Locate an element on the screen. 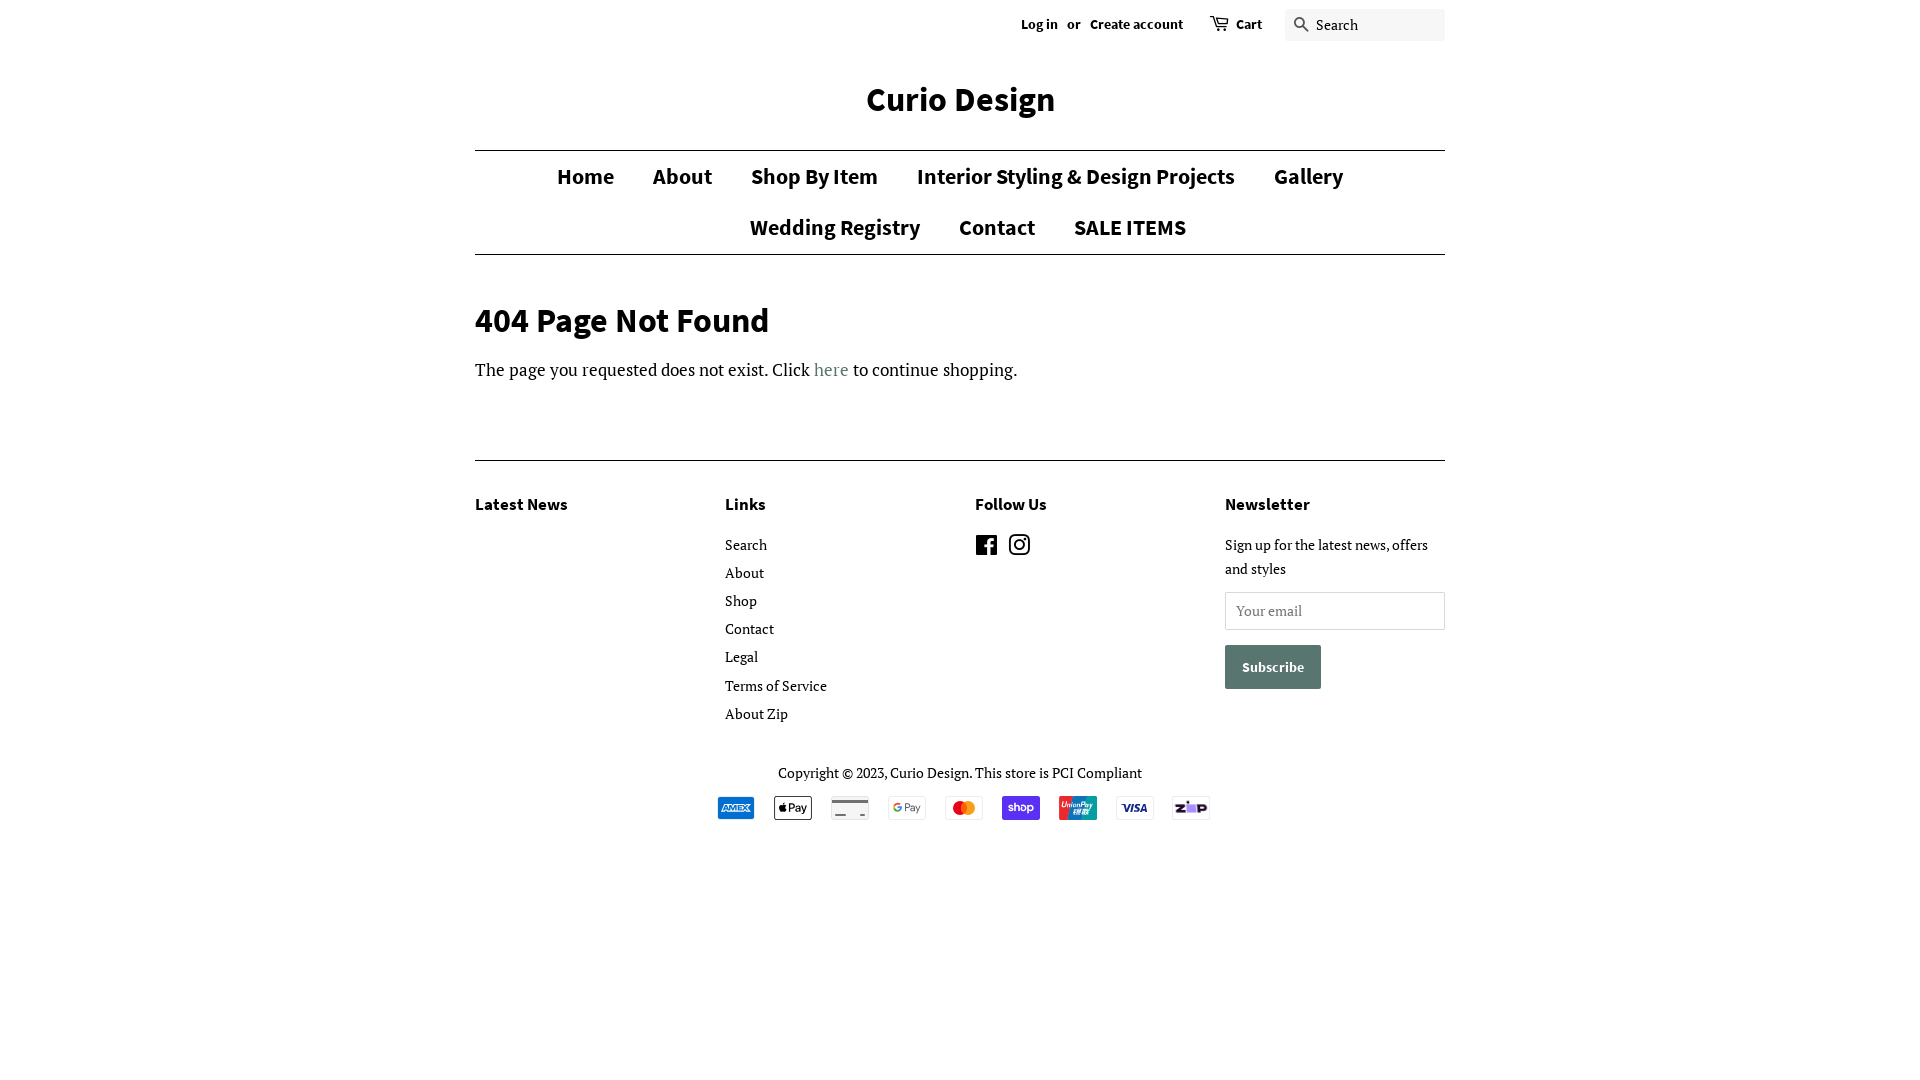 Image resolution: width=1920 pixels, height=1080 pixels. 'Home' is located at coordinates (594, 175).